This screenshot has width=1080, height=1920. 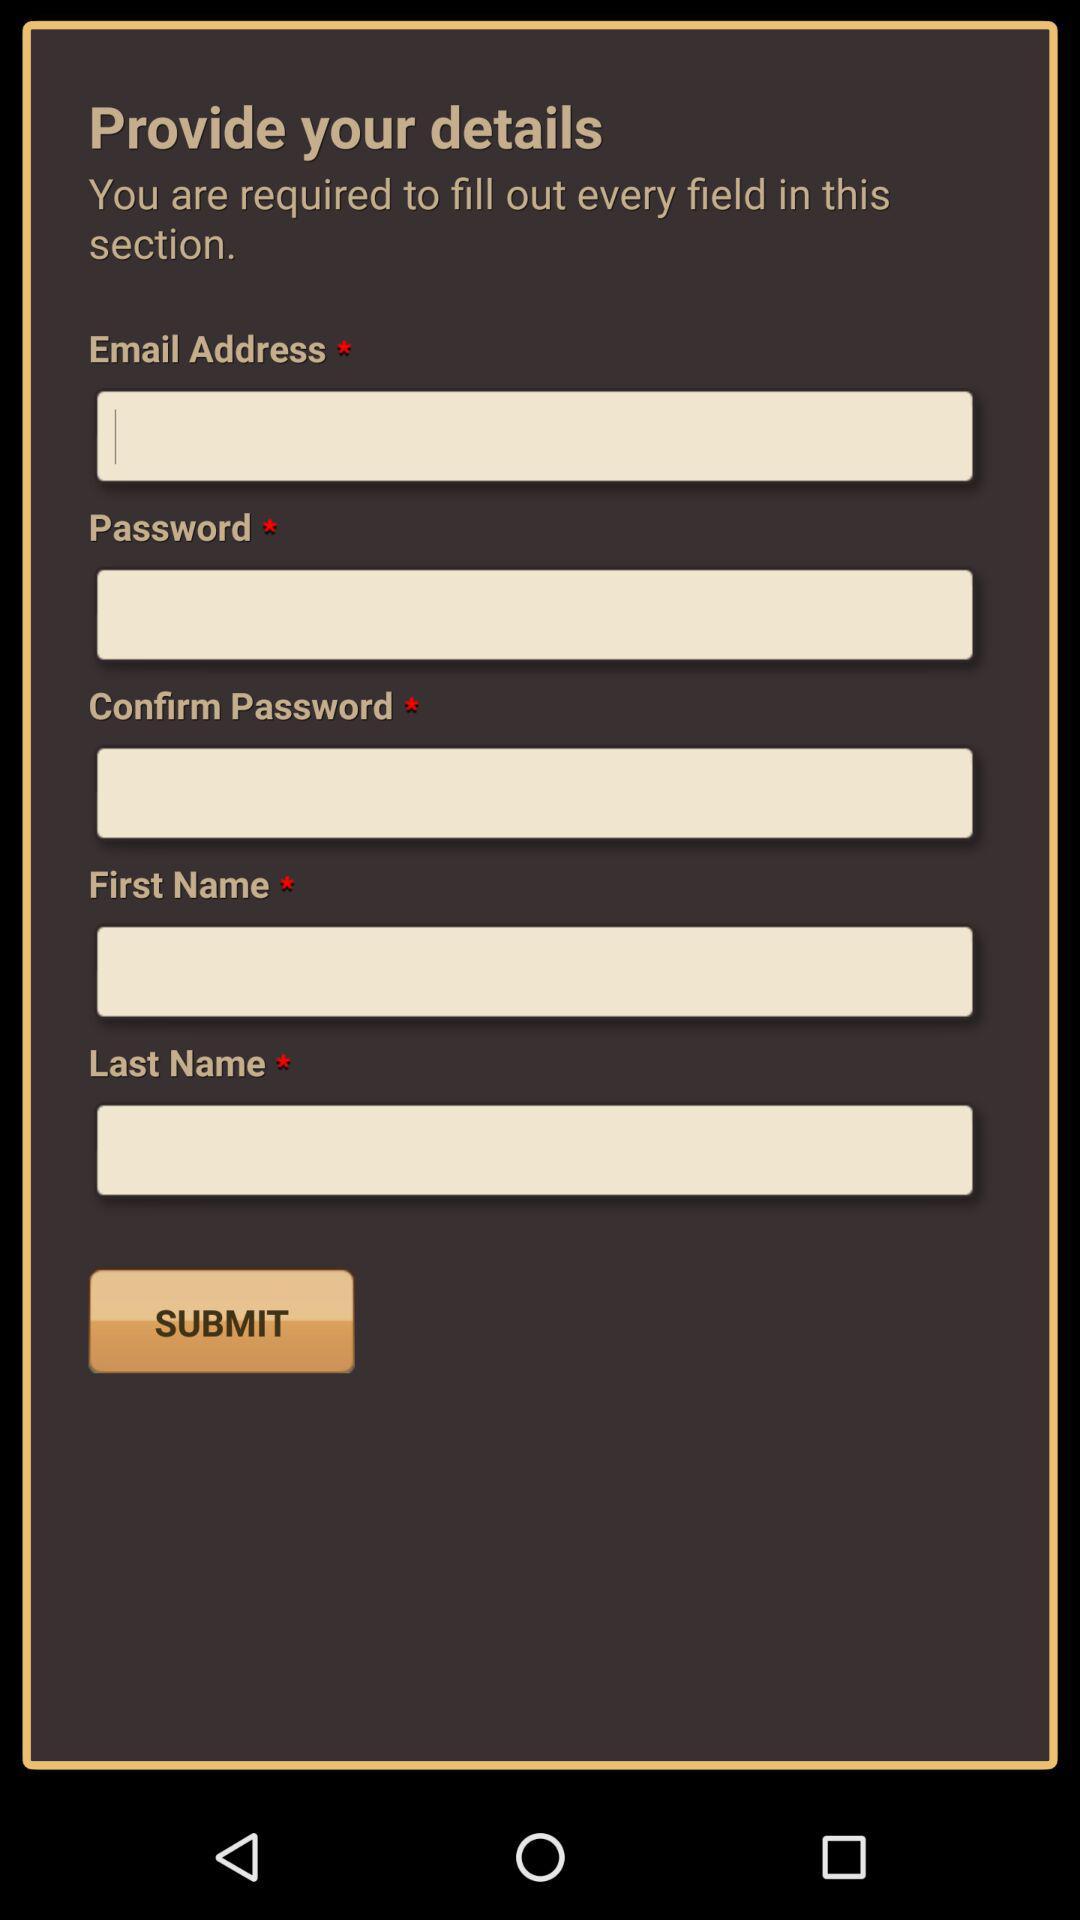 I want to click on password confirmation text box, so click(x=540, y=801).